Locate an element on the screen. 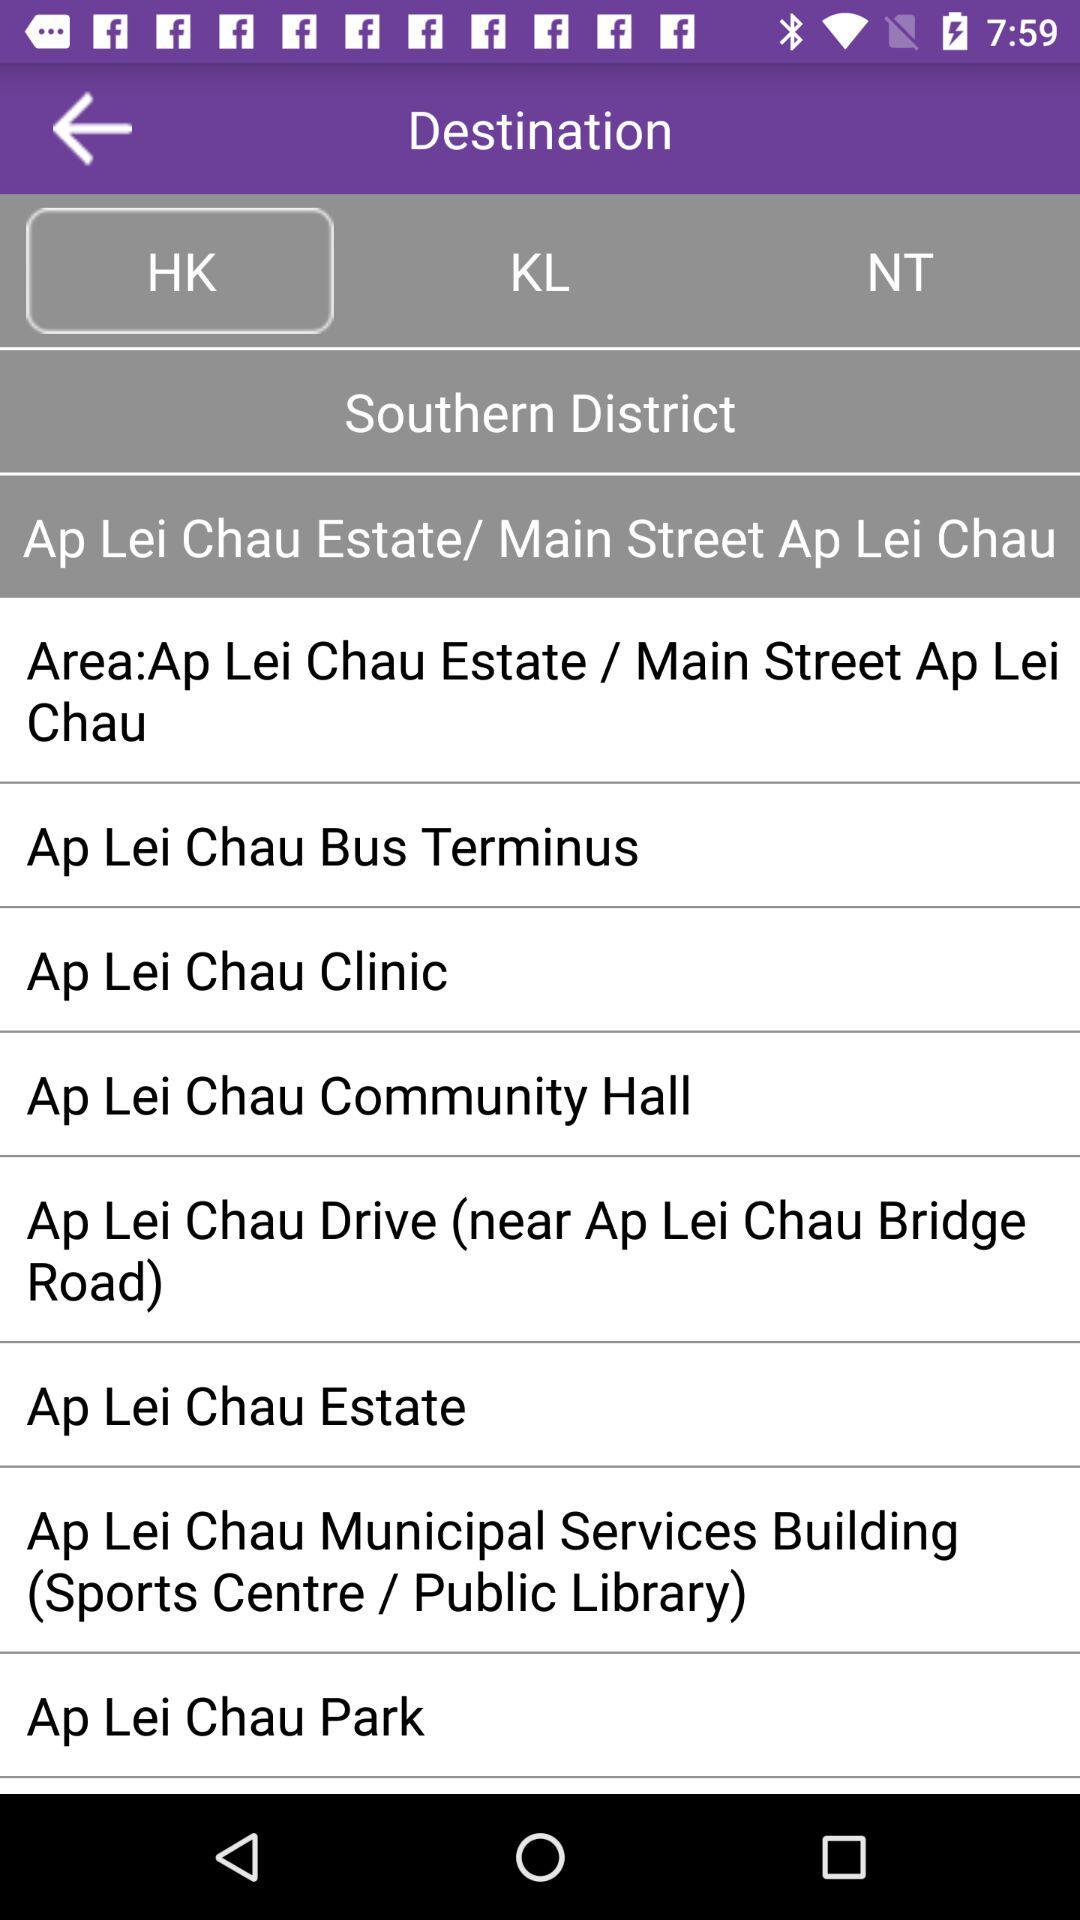 The width and height of the screenshot is (1080, 1920). the icon next to hk icon is located at coordinates (540, 269).